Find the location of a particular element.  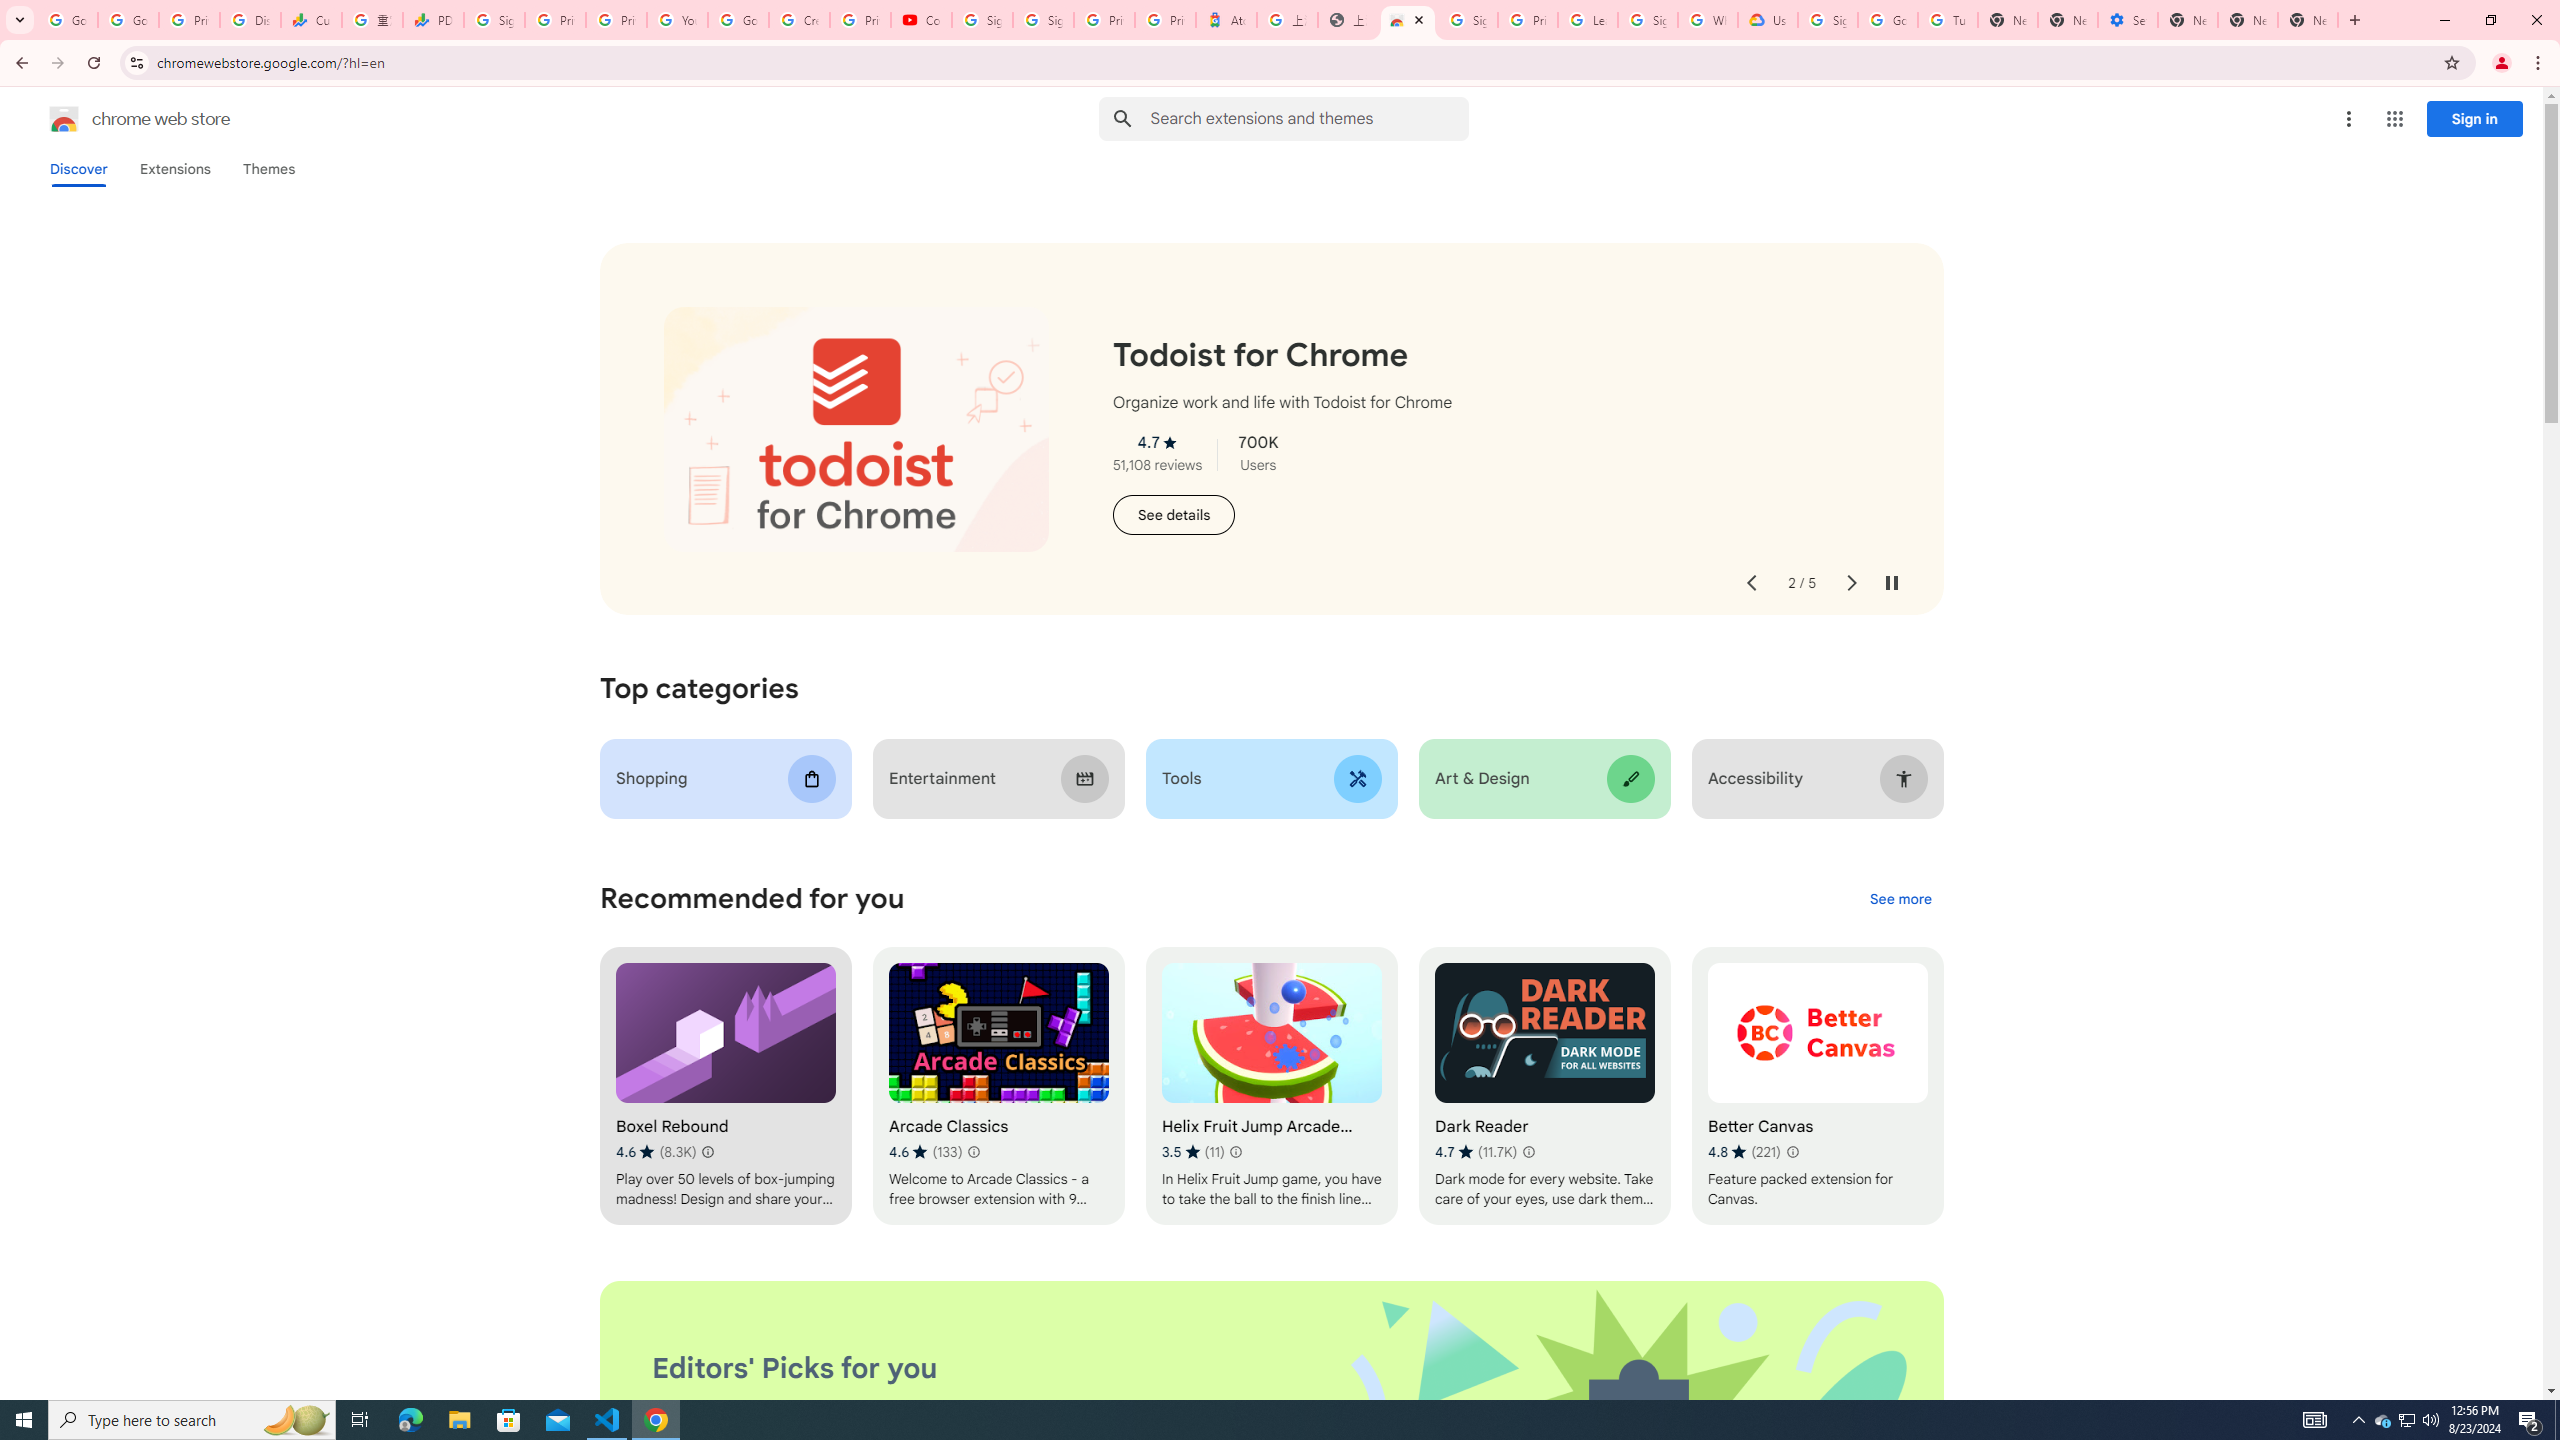

'Arcade Classics' is located at coordinates (998, 1085).